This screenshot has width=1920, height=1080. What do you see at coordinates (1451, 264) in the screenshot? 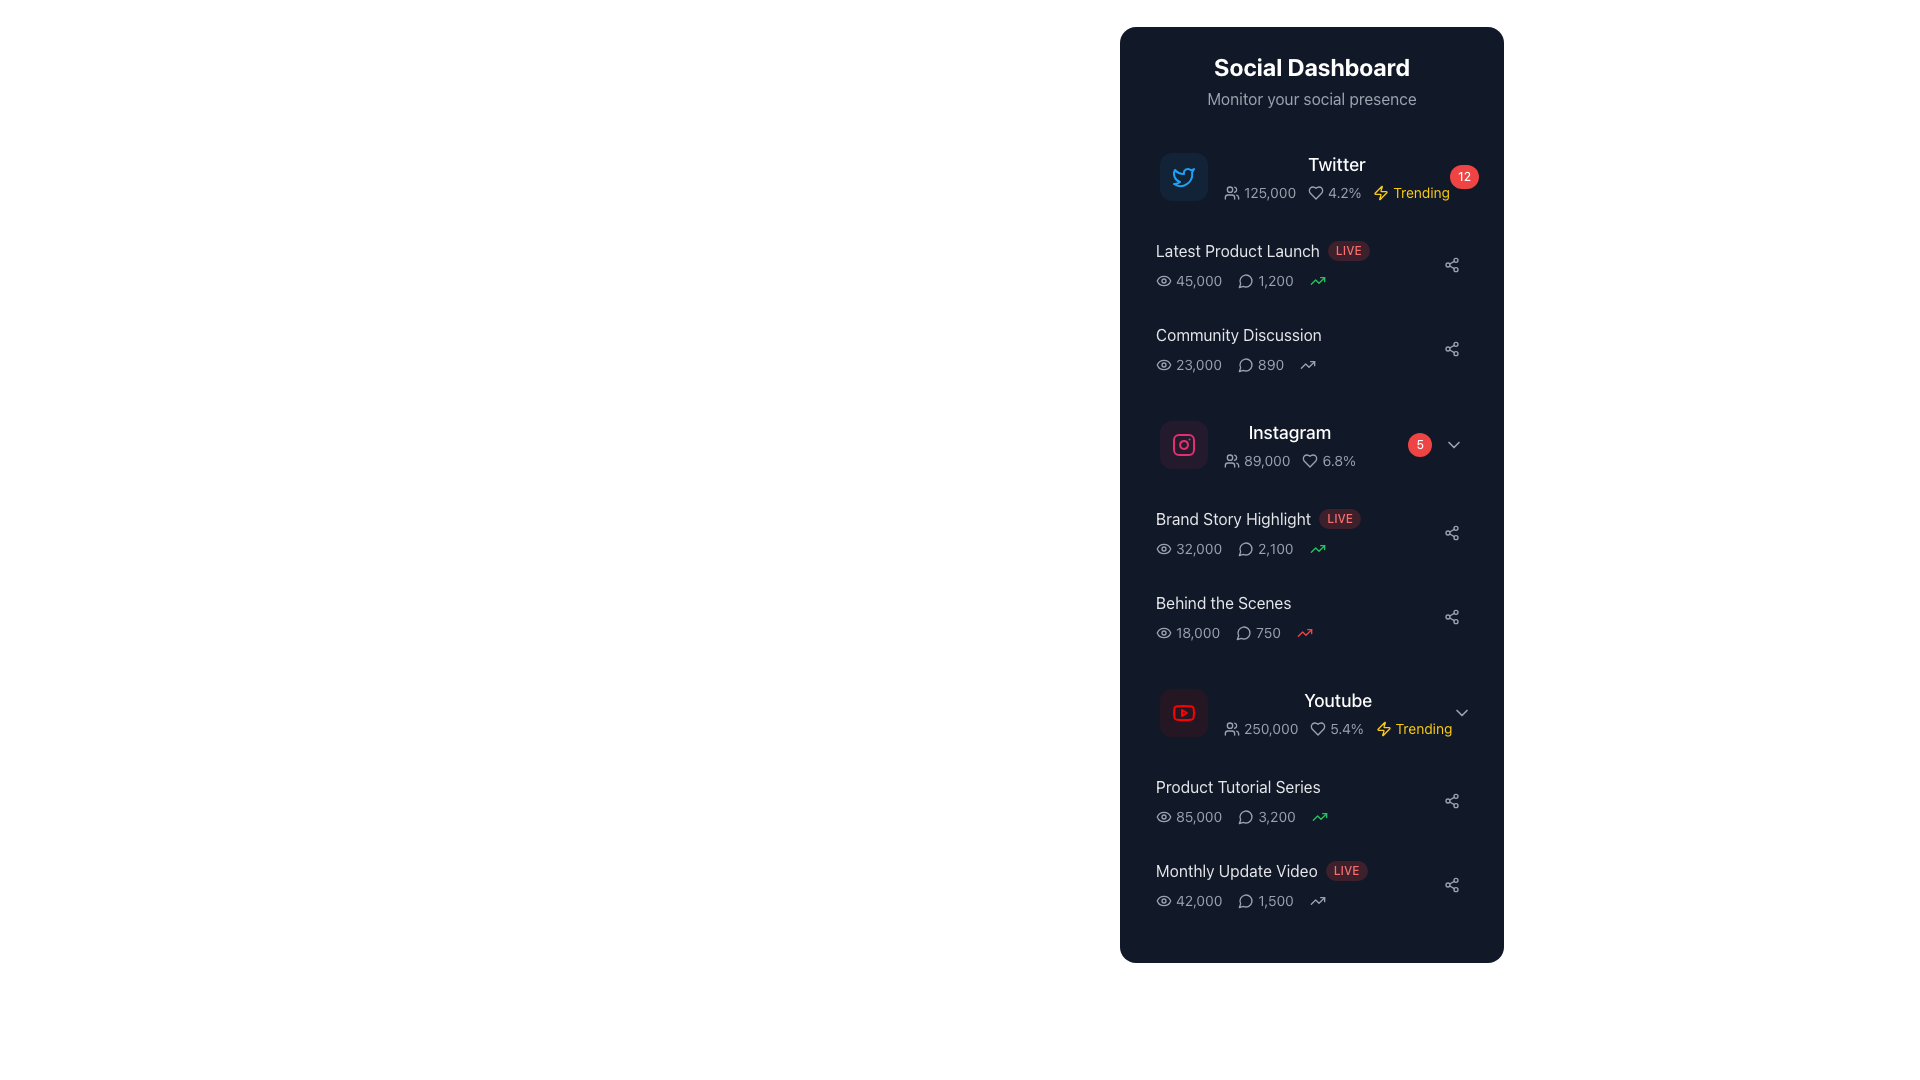
I see `the connected node graph icon located in the Social Dashboard to initiate sharing` at bounding box center [1451, 264].